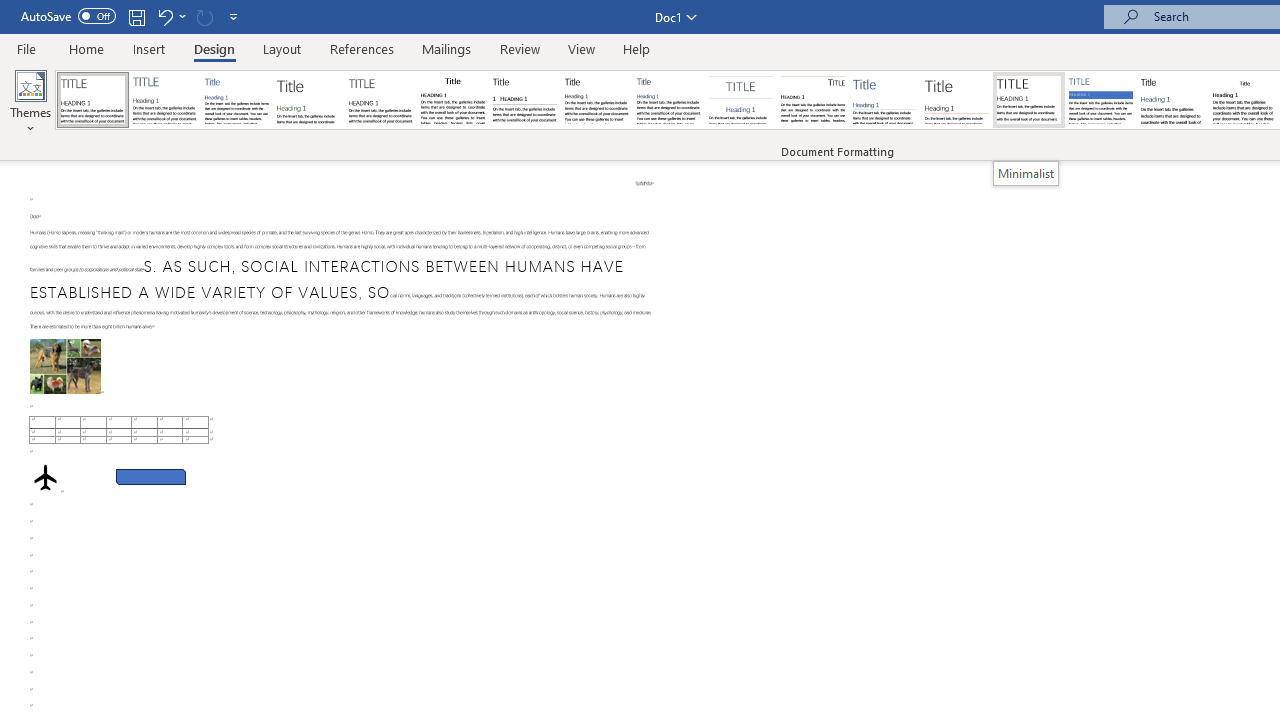 The image size is (1280, 720). I want to click on 'Black & White (Capitalized)', so click(381, 100).